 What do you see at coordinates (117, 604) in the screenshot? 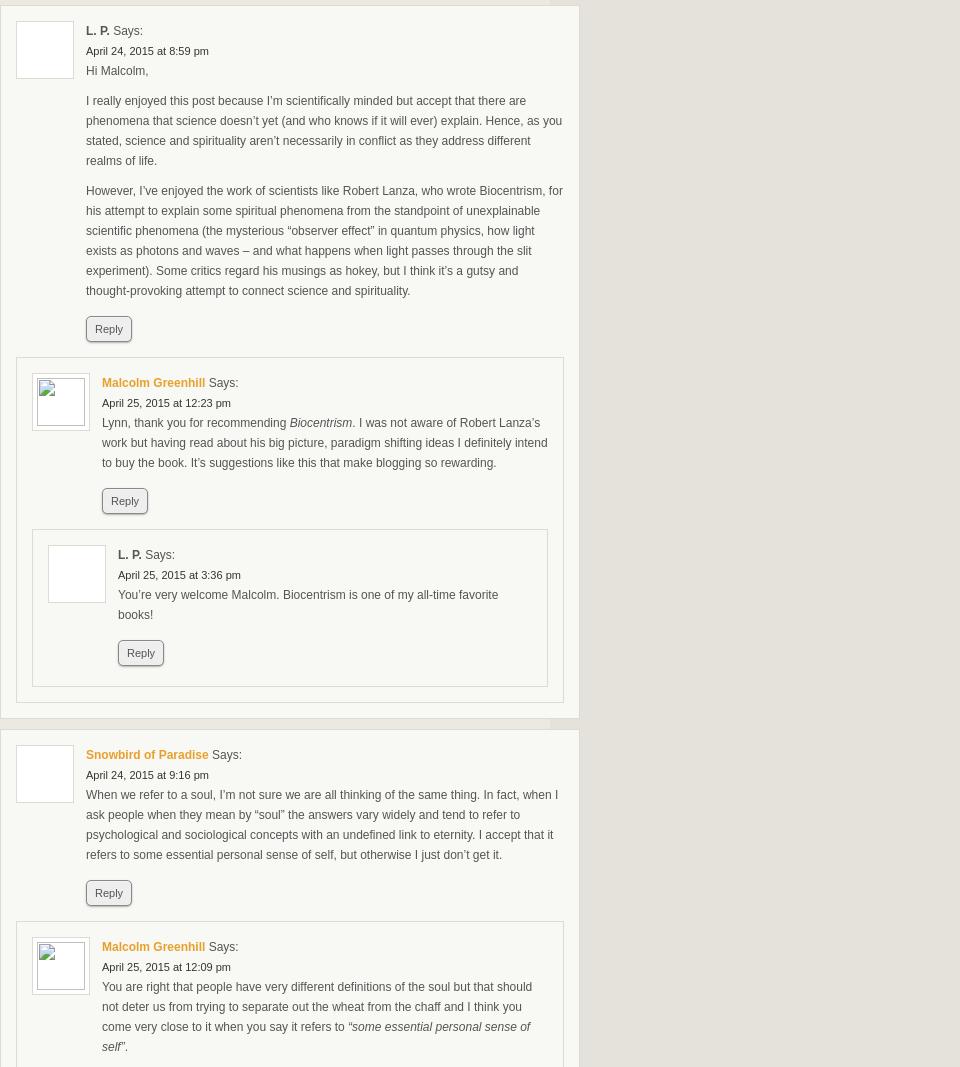
I see `'You’re very welcome Malcolm. Biocentrism is one of my all-time favorite books!'` at bounding box center [117, 604].